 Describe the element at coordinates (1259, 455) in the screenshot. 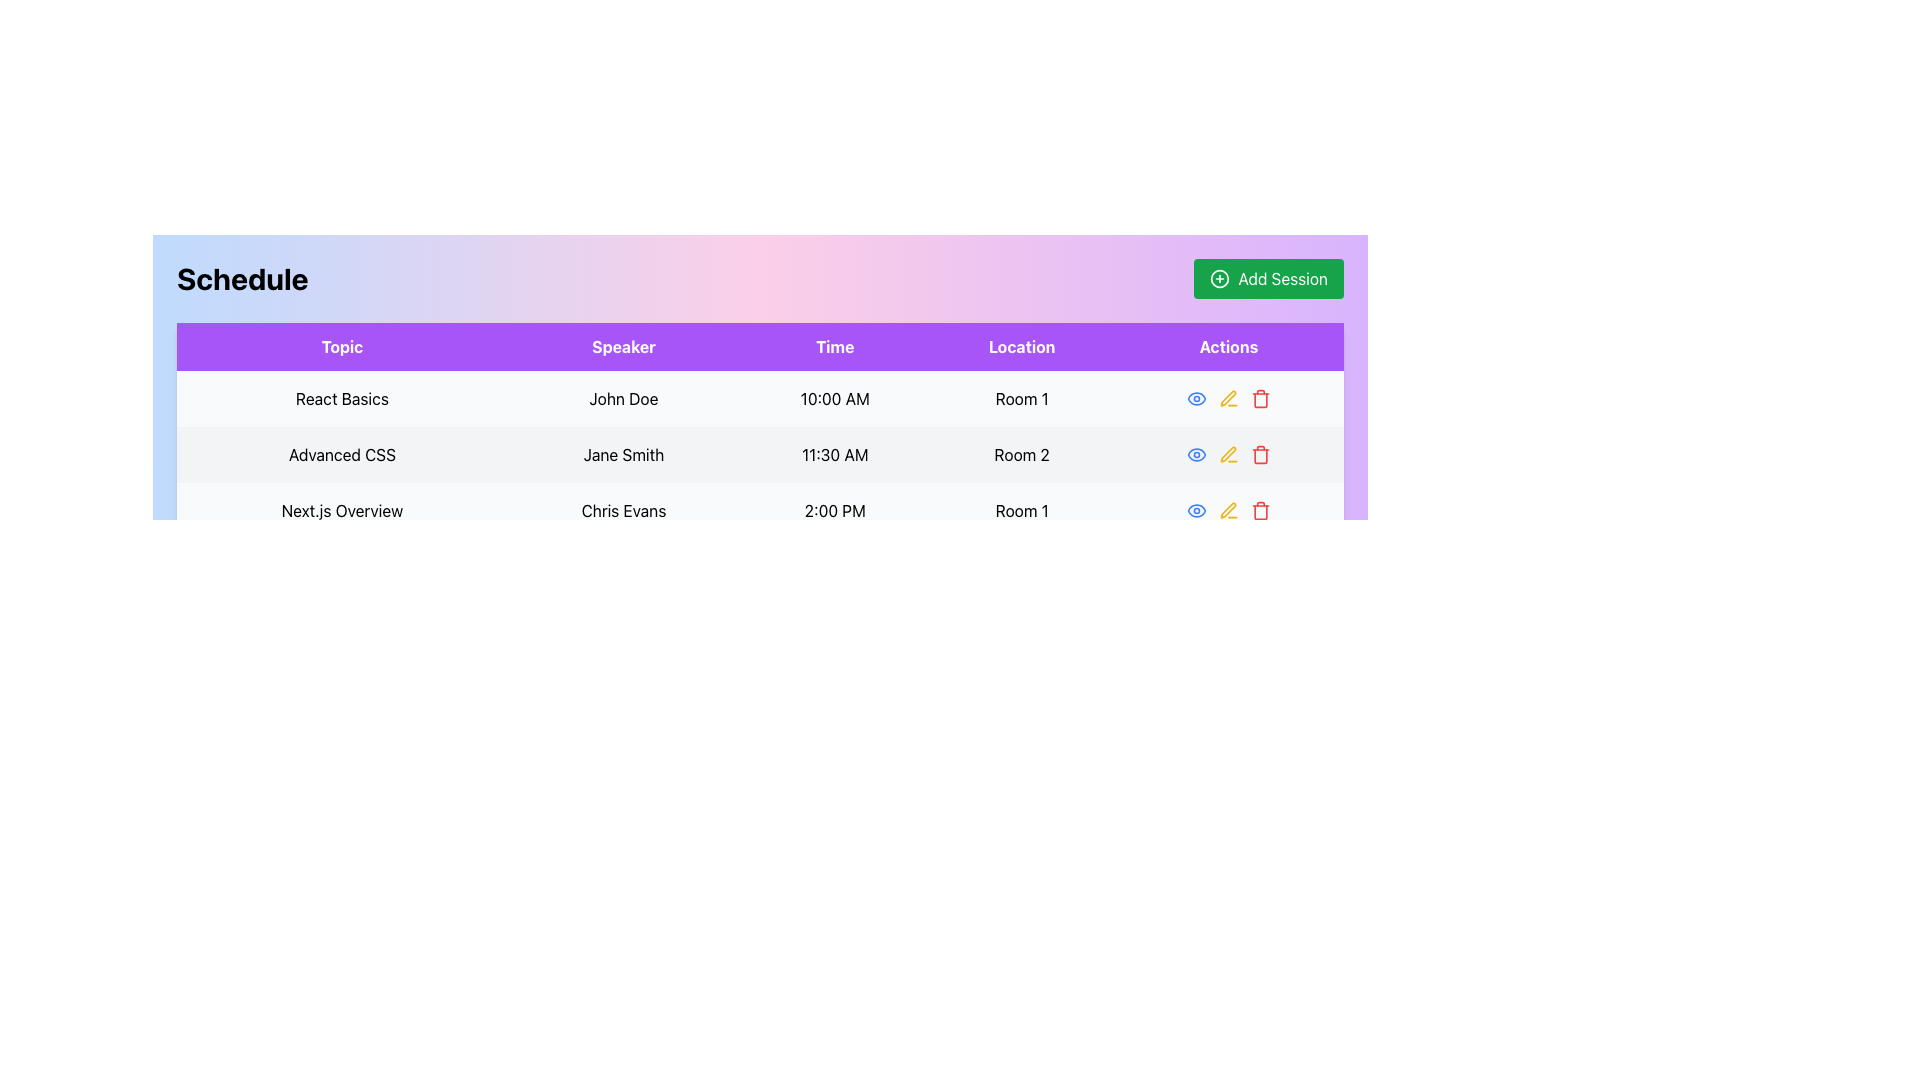

I see `the delete button icon in the rightmost column of the second row for the 'Advanced CSS' session entry` at that location.